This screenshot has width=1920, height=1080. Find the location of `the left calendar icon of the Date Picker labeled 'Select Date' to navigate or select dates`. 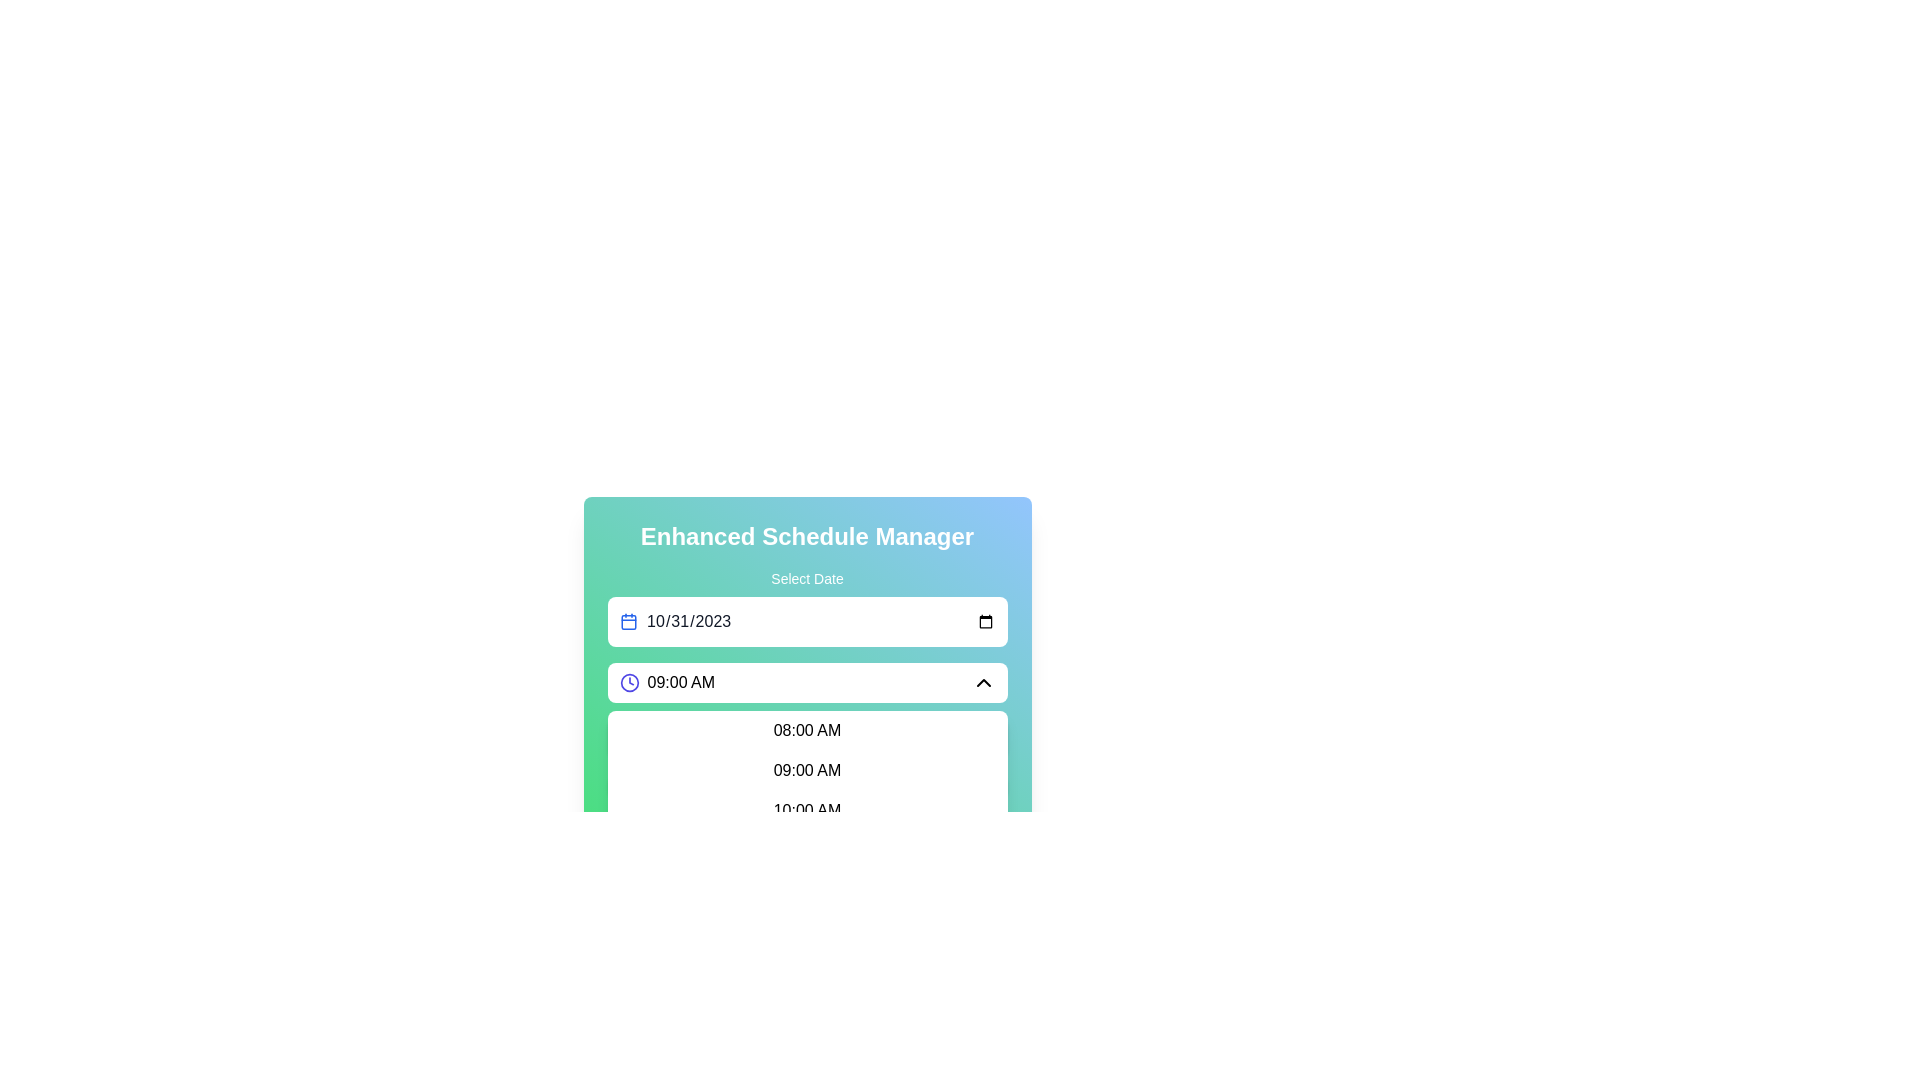

the left calendar icon of the Date Picker labeled 'Select Date' to navigate or select dates is located at coordinates (807, 607).